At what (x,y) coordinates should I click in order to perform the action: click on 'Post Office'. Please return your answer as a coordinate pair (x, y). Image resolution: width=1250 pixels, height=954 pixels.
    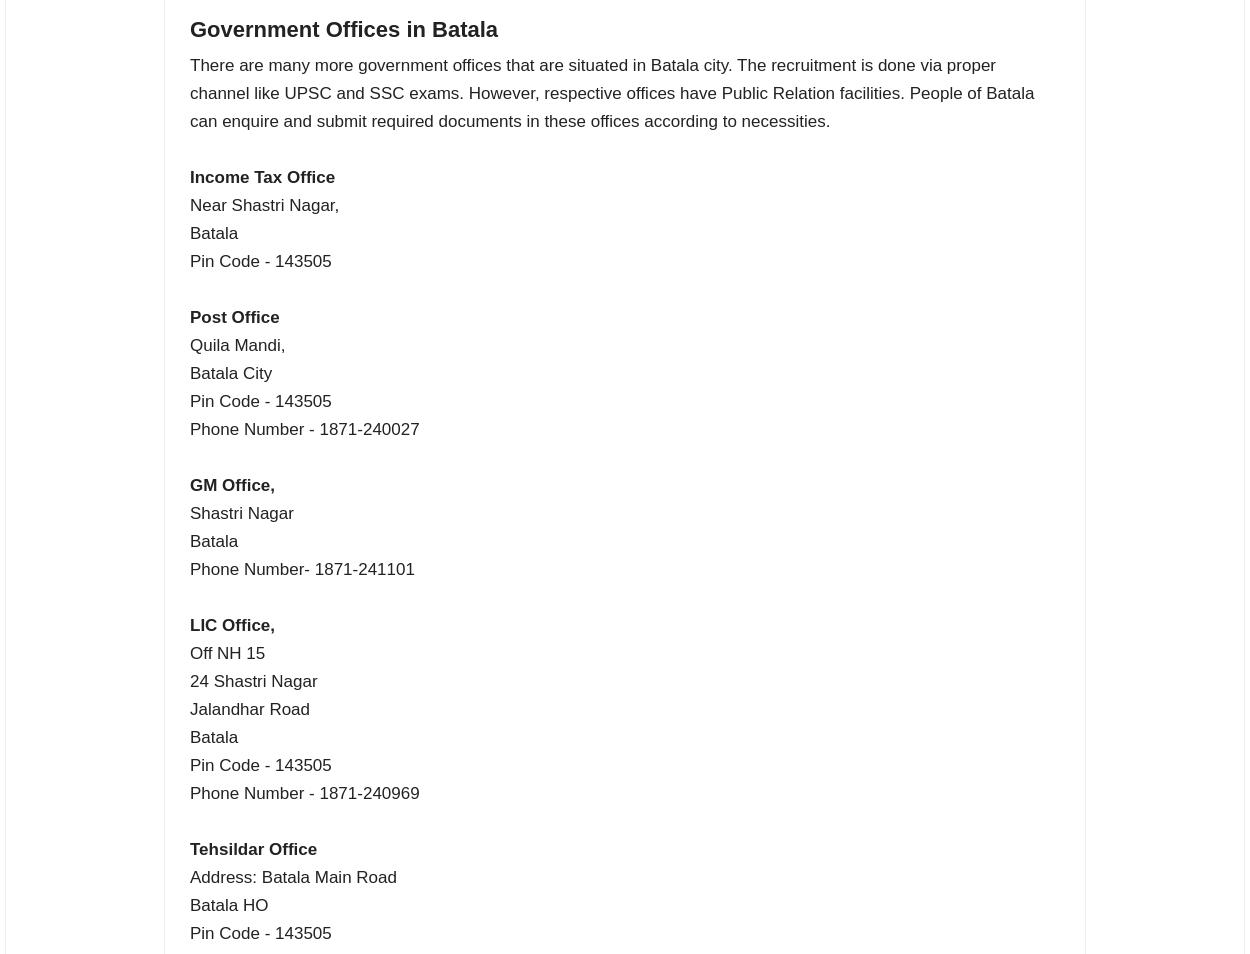
    Looking at the image, I should click on (233, 316).